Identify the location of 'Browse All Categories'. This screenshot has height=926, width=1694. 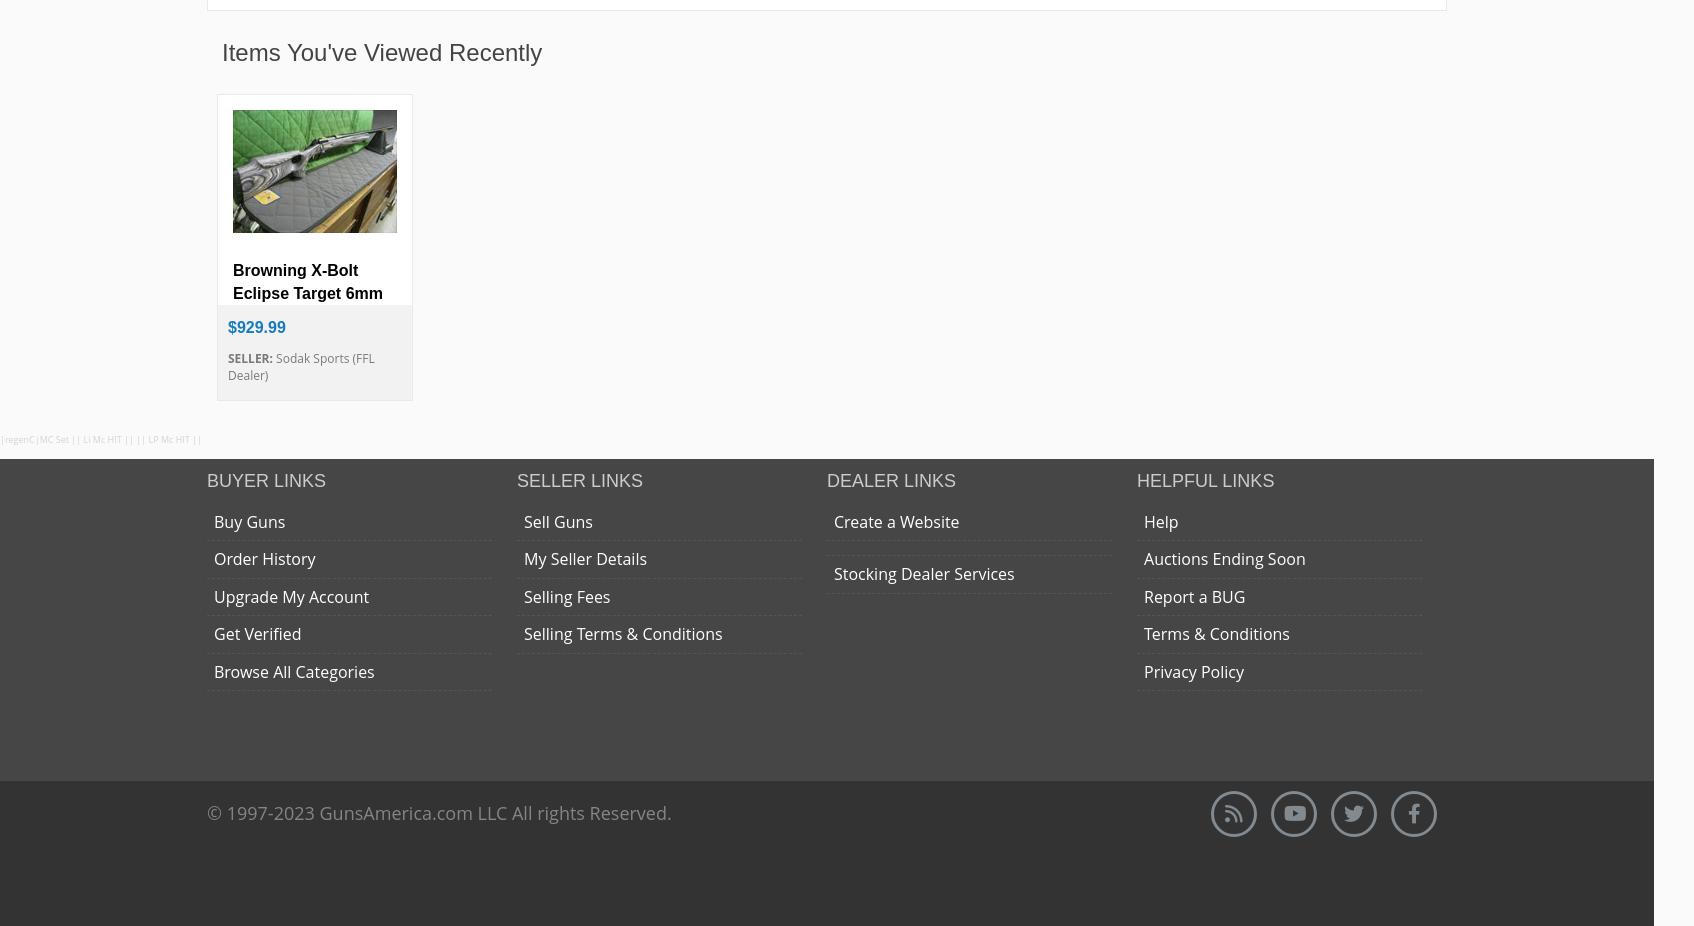
(213, 669).